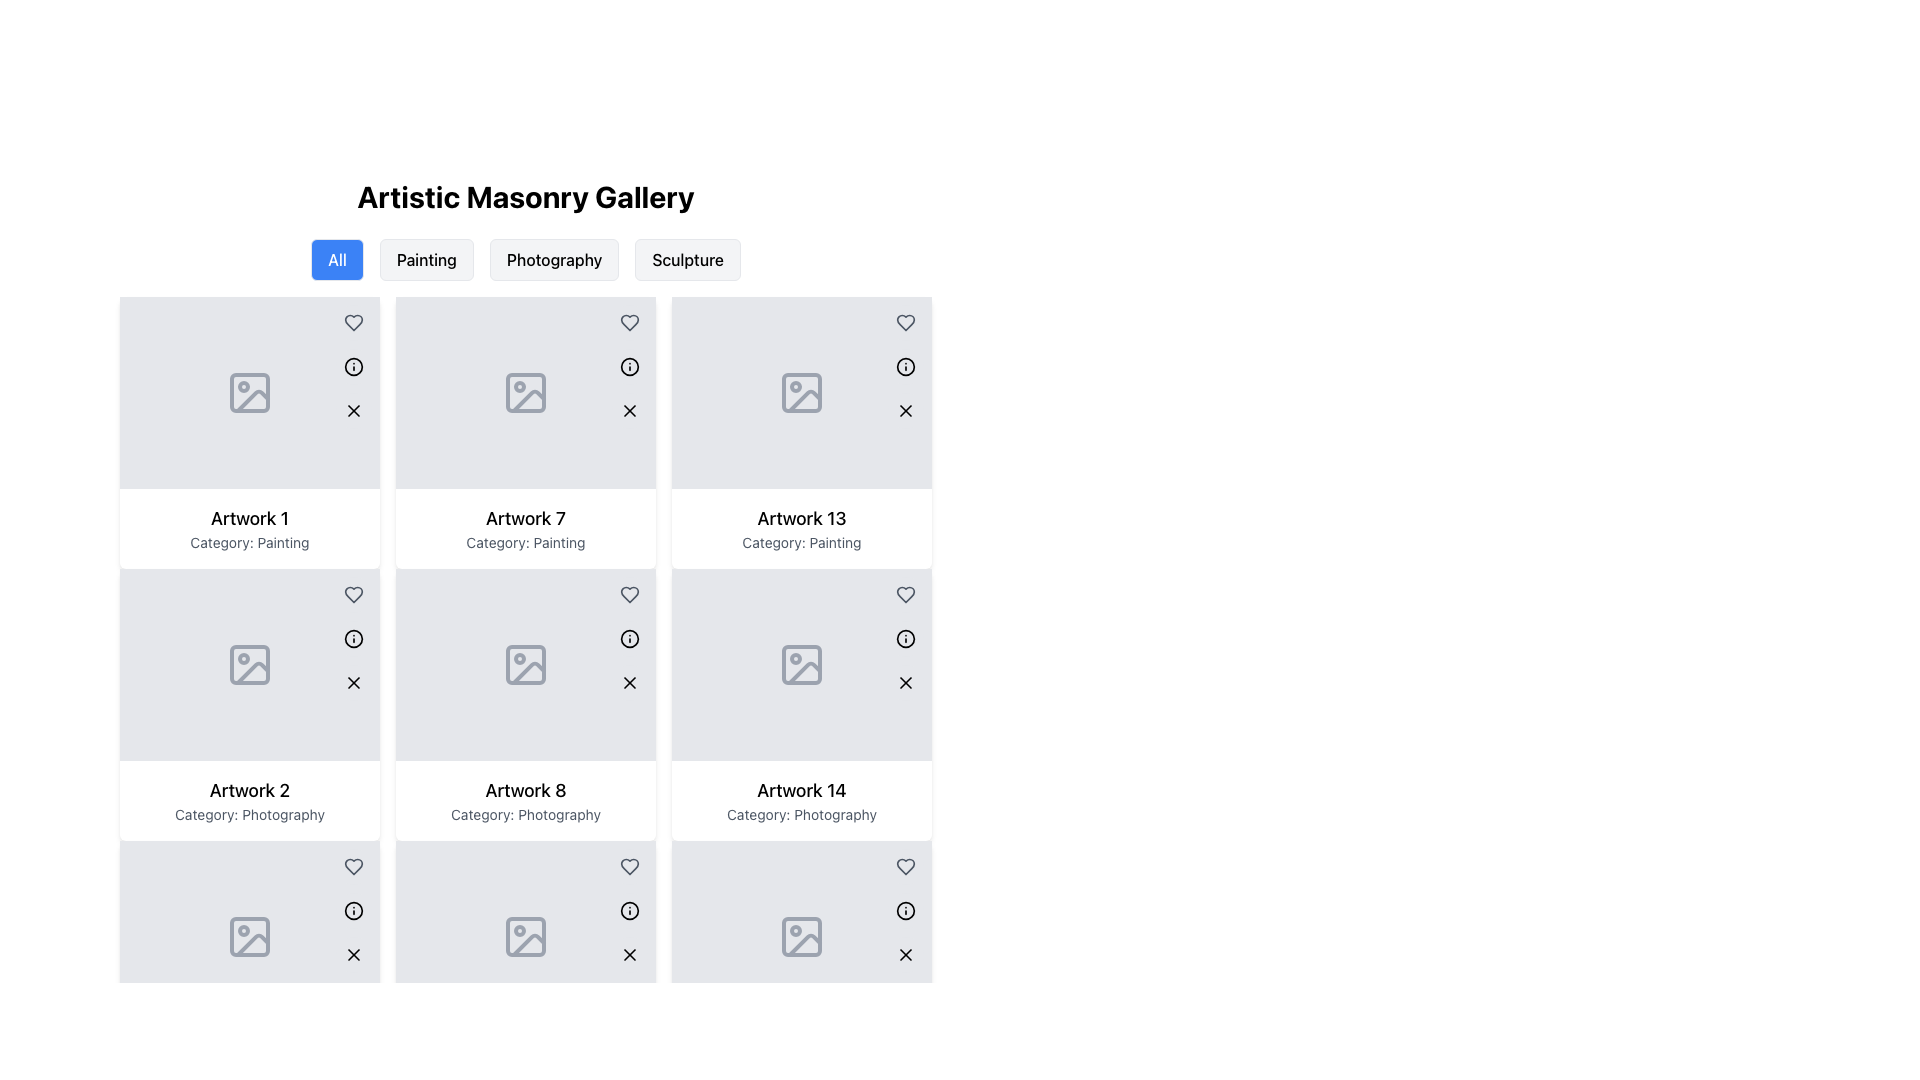 The image size is (1920, 1080). I want to click on the heart-shaped icon with a line art style located in the top-right corner of the card labeled 'Artwork 7', so click(628, 322).